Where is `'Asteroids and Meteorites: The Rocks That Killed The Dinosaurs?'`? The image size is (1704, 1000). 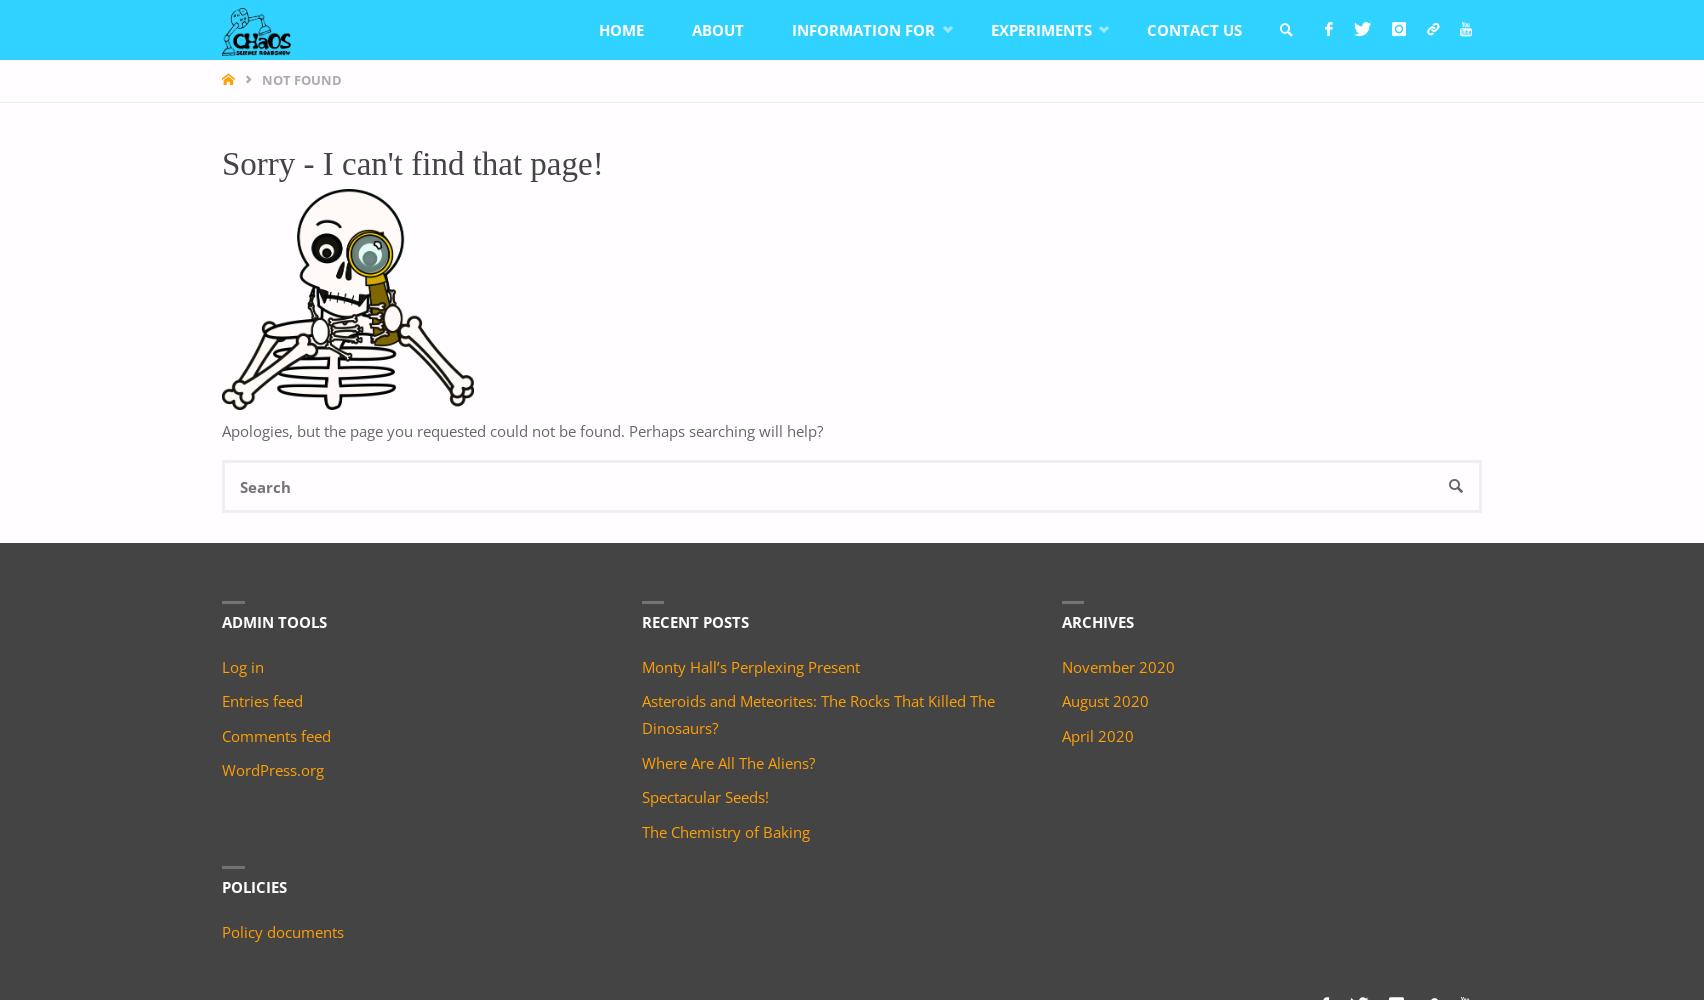 'Asteroids and Meteorites: The Rocks That Killed The Dinosaurs?' is located at coordinates (816, 713).